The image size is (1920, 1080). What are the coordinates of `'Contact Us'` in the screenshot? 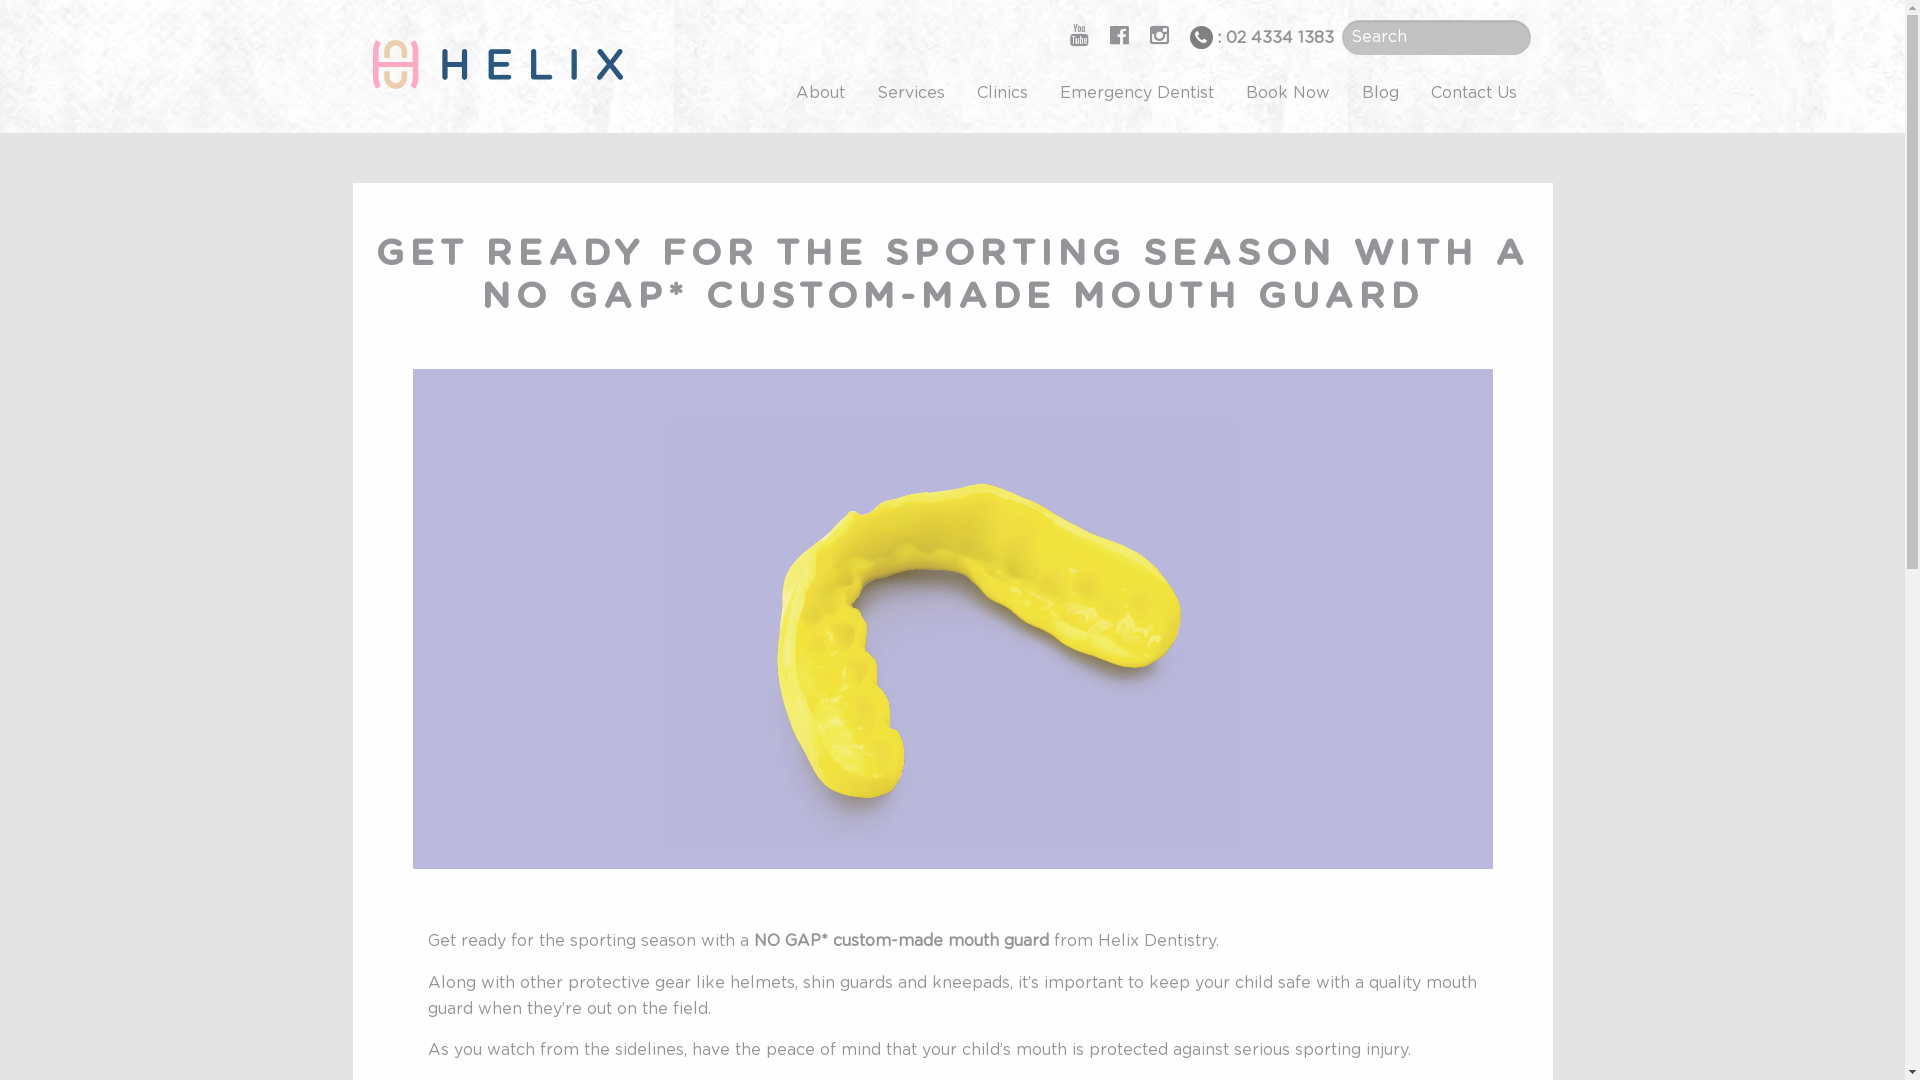 It's located at (1473, 92).